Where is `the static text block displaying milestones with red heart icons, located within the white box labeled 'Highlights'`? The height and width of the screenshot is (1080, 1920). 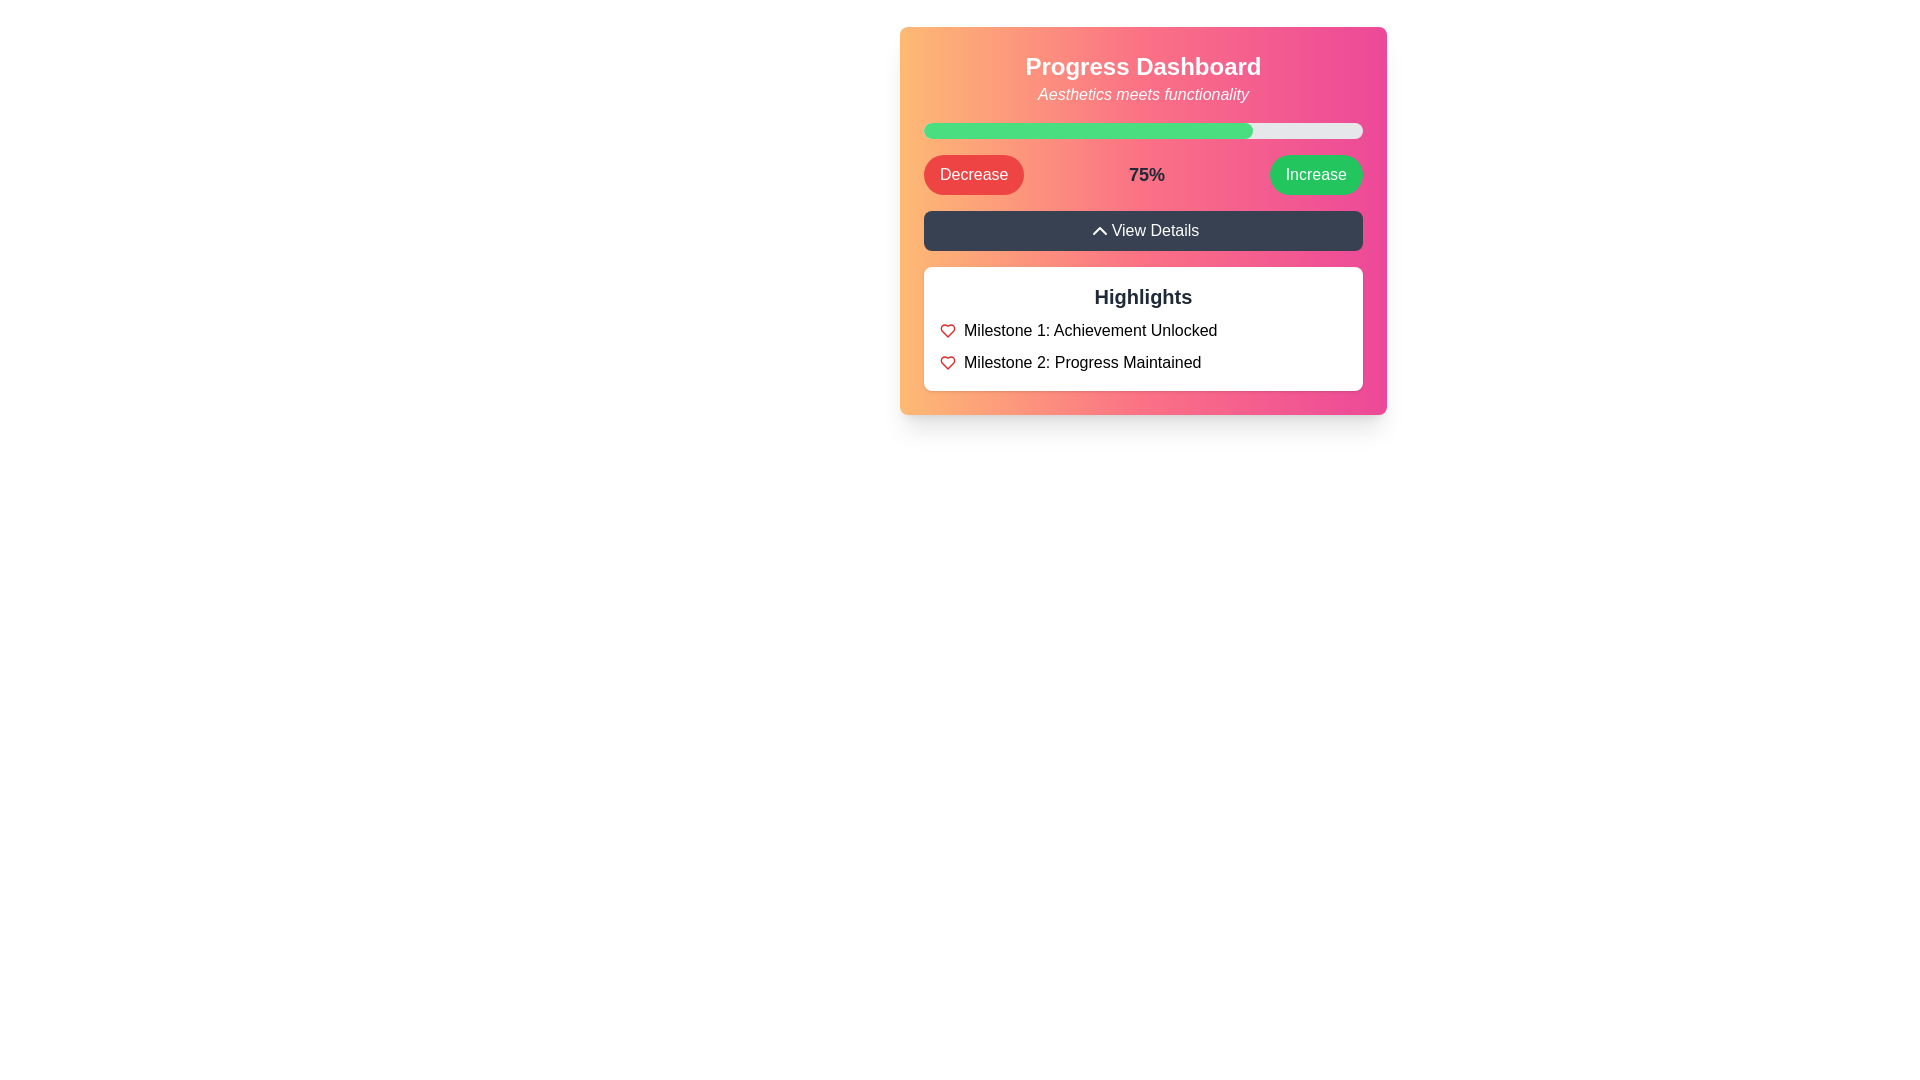
the static text block displaying milestones with red heart icons, located within the white box labeled 'Highlights' is located at coordinates (1143, 346).